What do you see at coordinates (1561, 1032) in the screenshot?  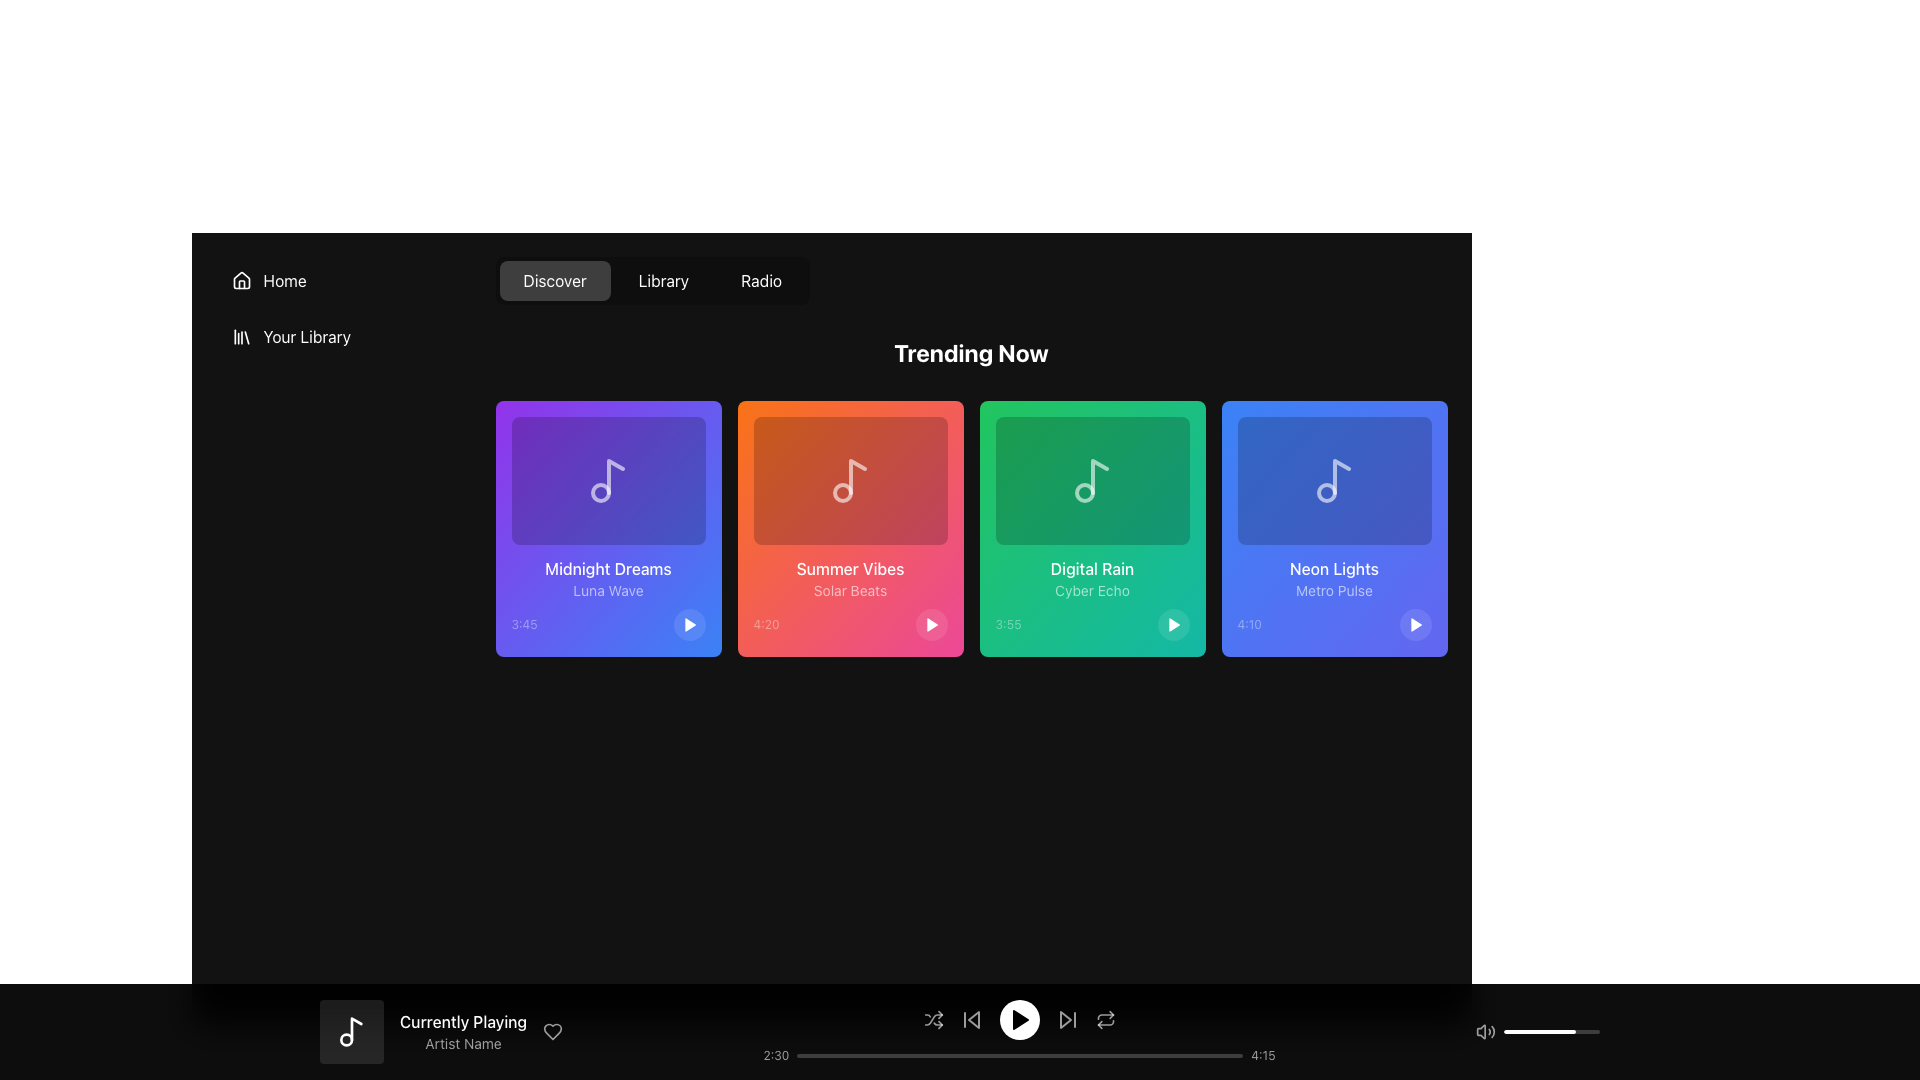 I see `the slider value` at bounding box center [1561, 1032].